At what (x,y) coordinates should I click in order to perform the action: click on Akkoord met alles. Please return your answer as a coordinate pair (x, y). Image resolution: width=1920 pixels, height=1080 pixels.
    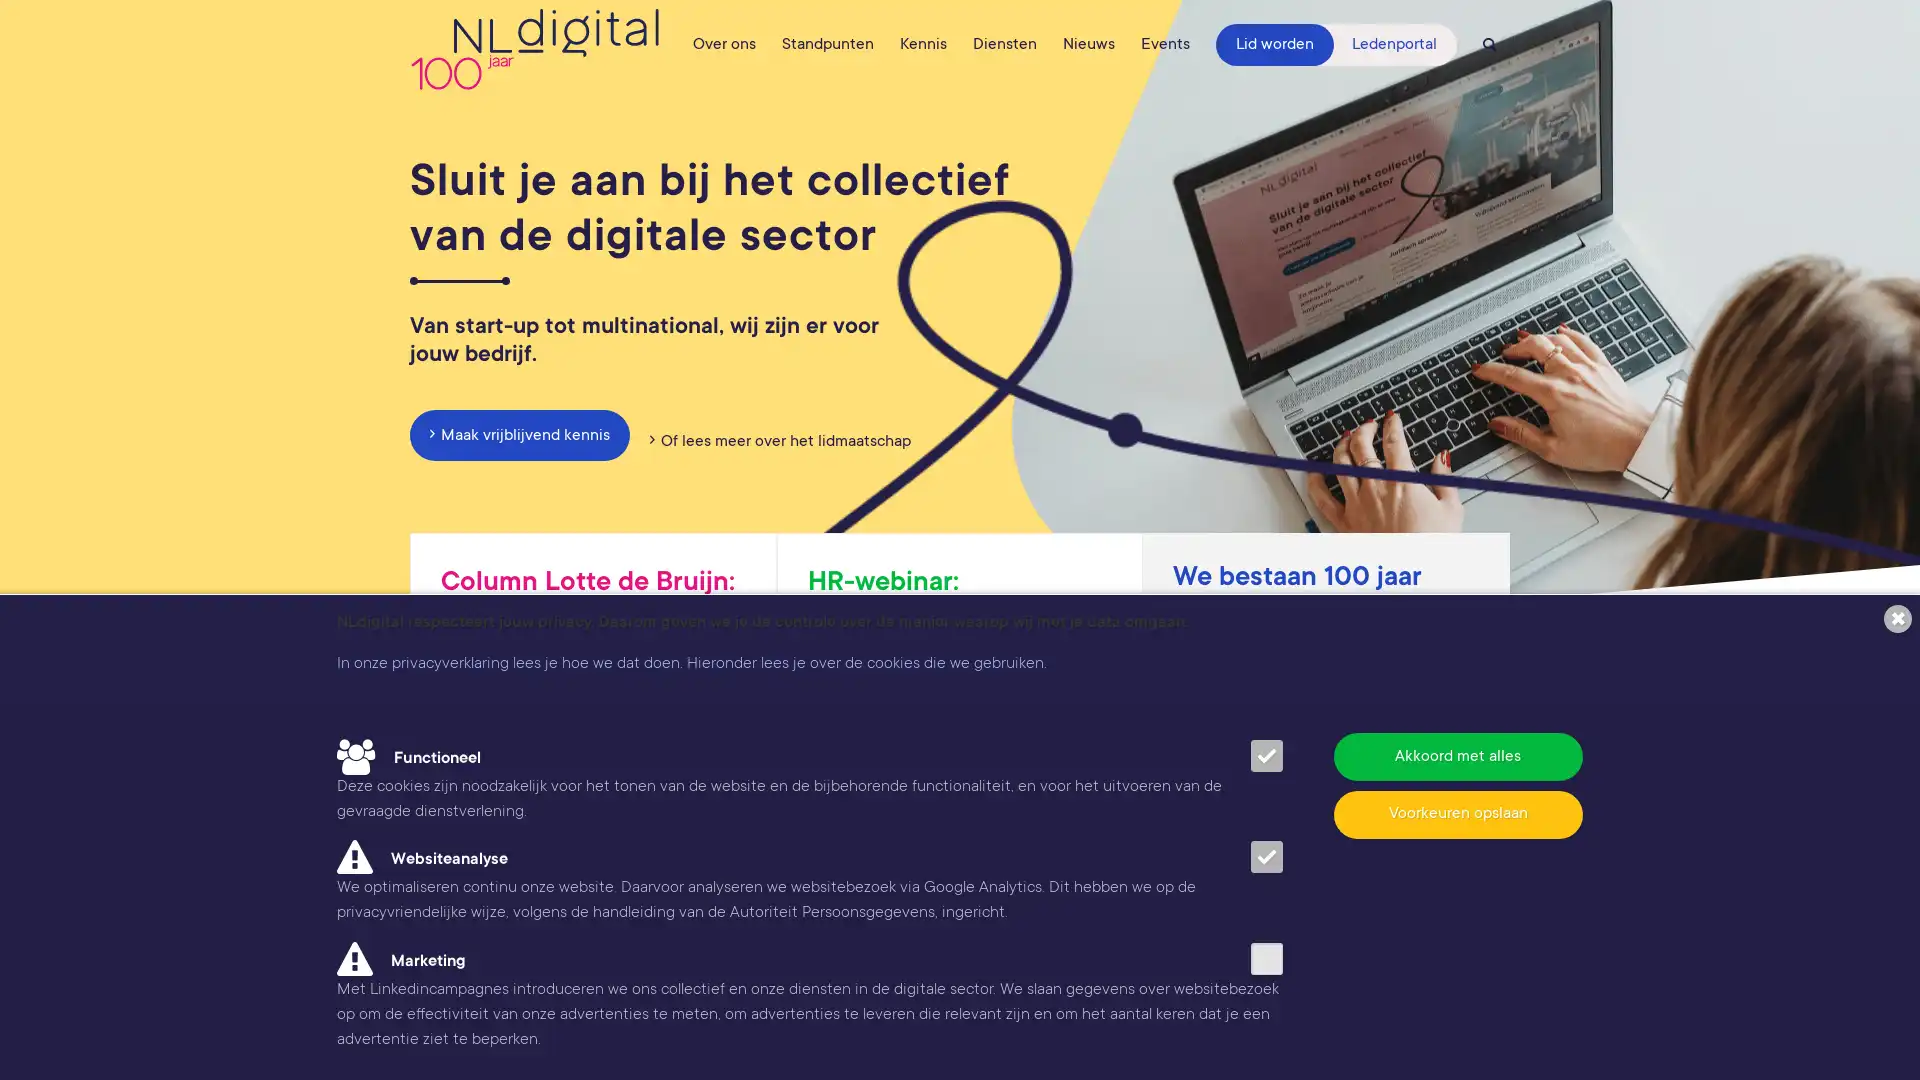
    Looking at the image, I should click on (1458, 756).